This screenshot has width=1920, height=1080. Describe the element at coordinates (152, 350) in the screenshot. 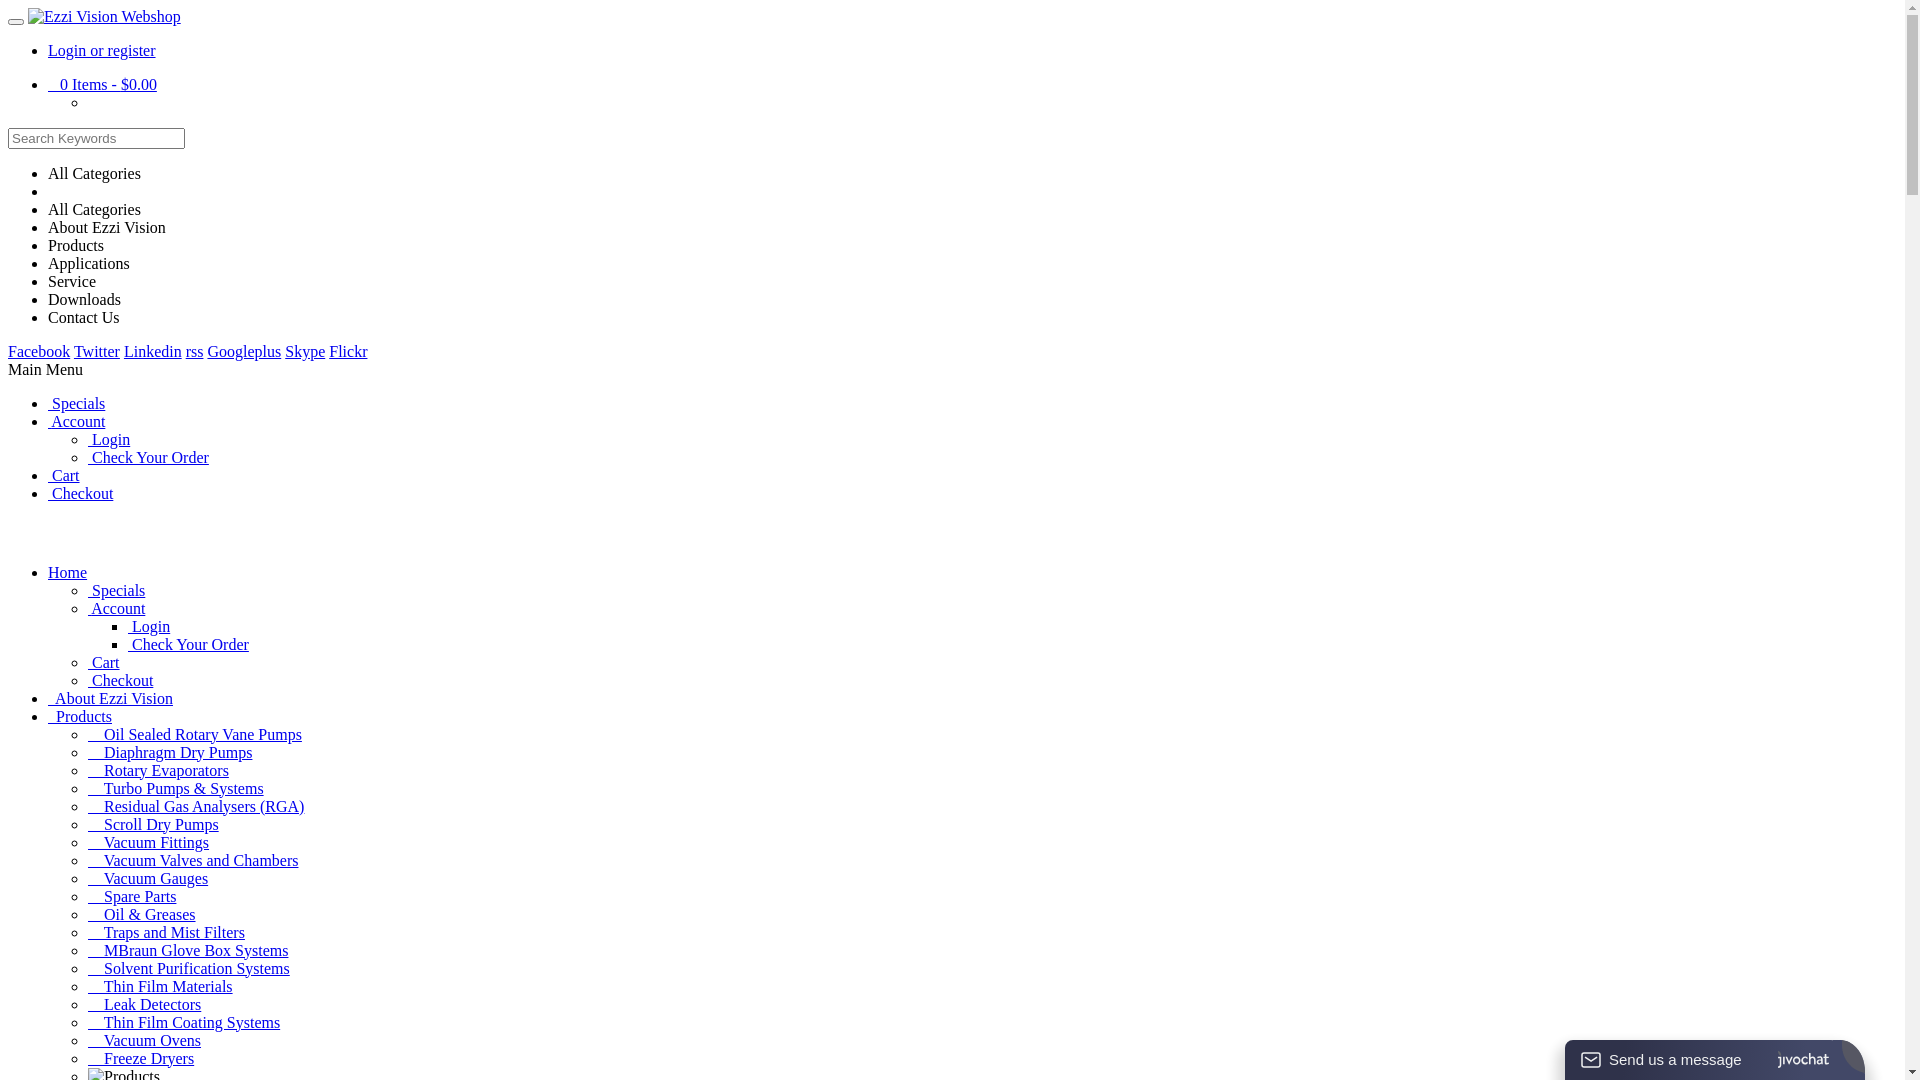

I see `'Linkedin'` at that location.